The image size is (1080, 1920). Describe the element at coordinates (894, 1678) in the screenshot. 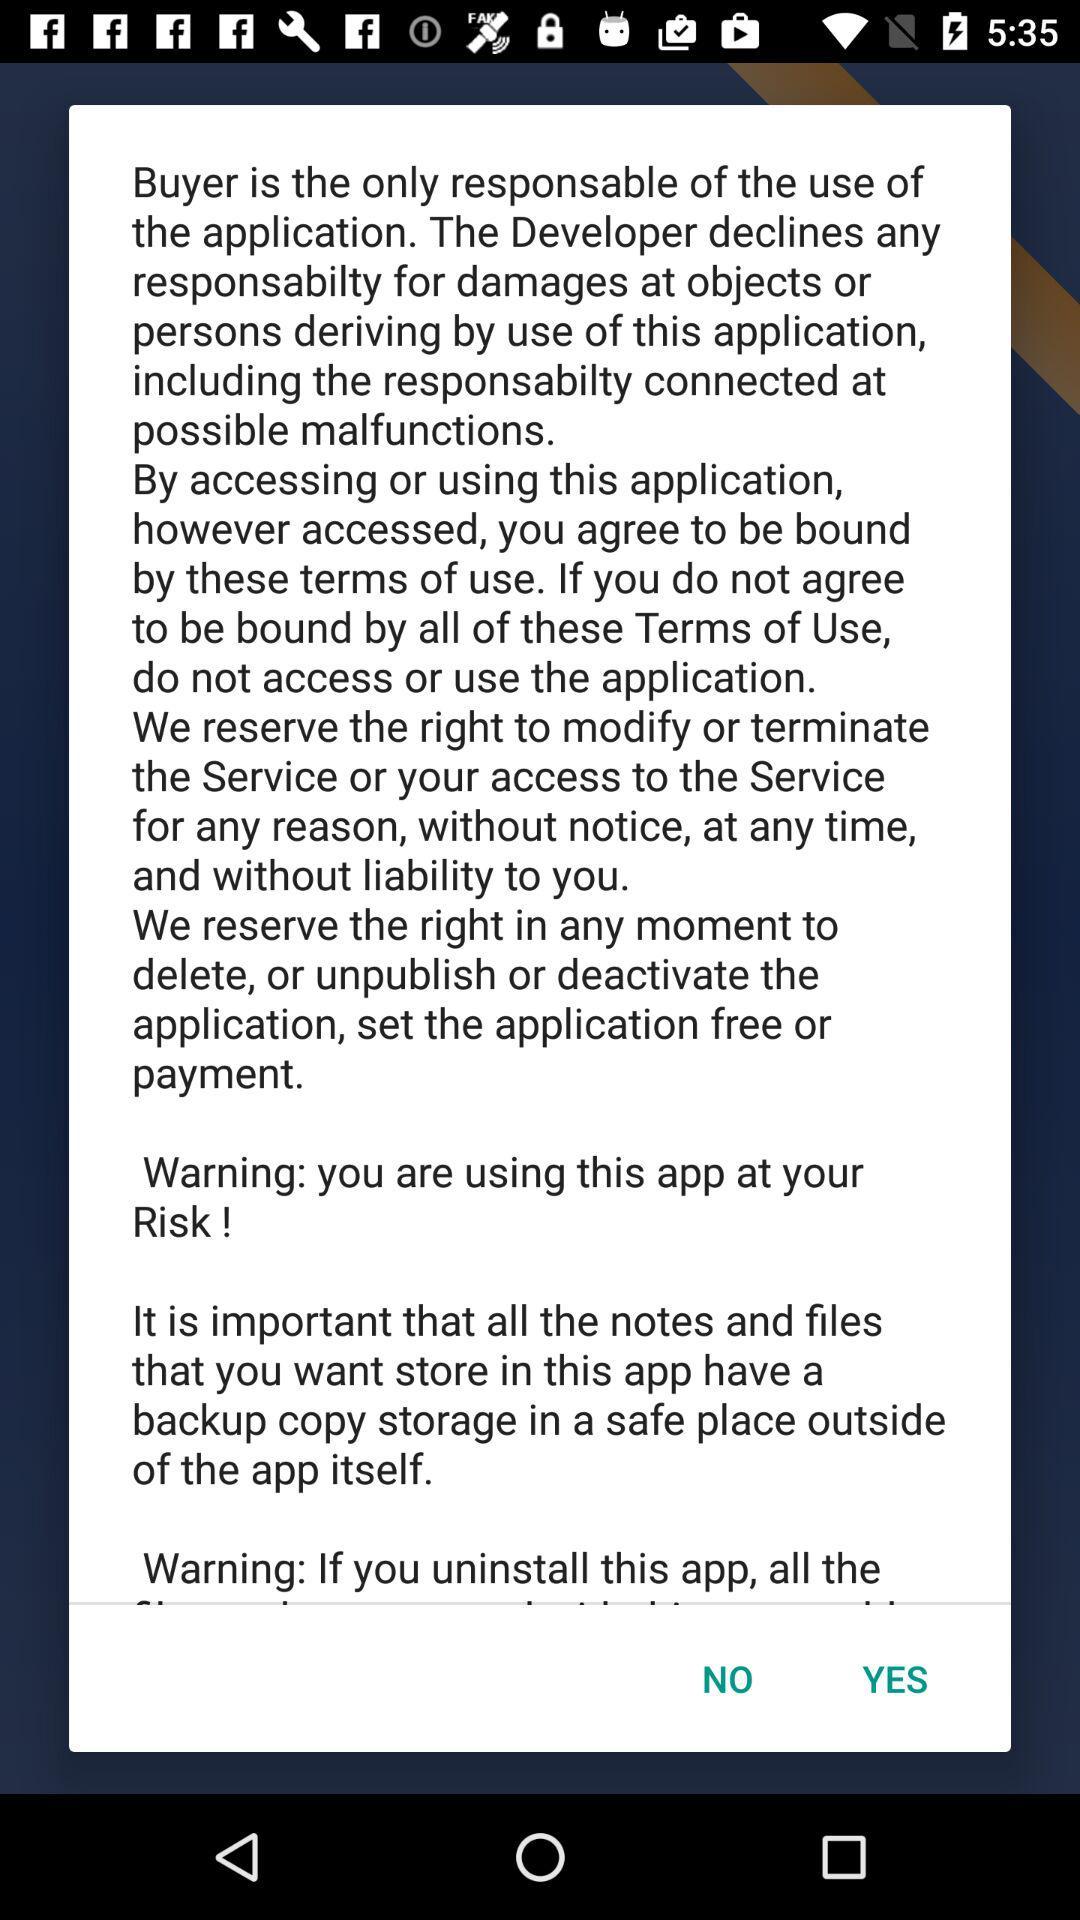

I see `item next to no` at that location.